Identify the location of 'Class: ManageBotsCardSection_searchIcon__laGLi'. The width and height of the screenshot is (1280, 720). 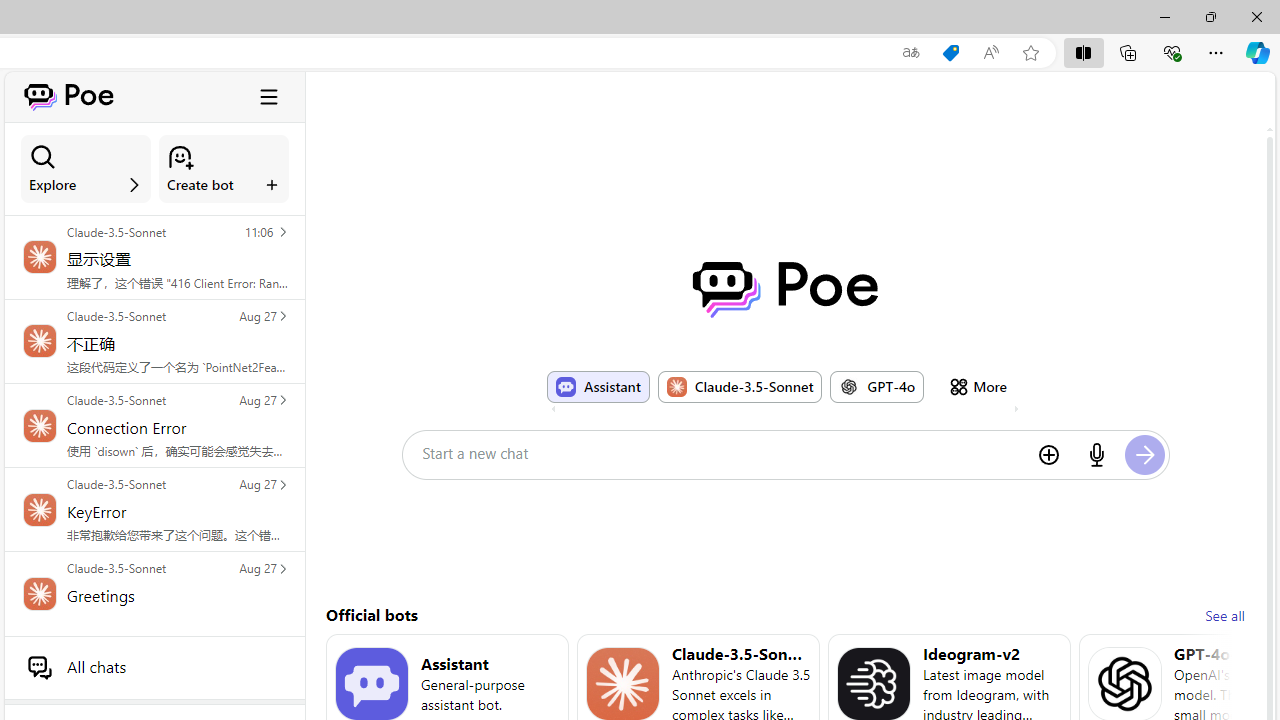
(43, 156).